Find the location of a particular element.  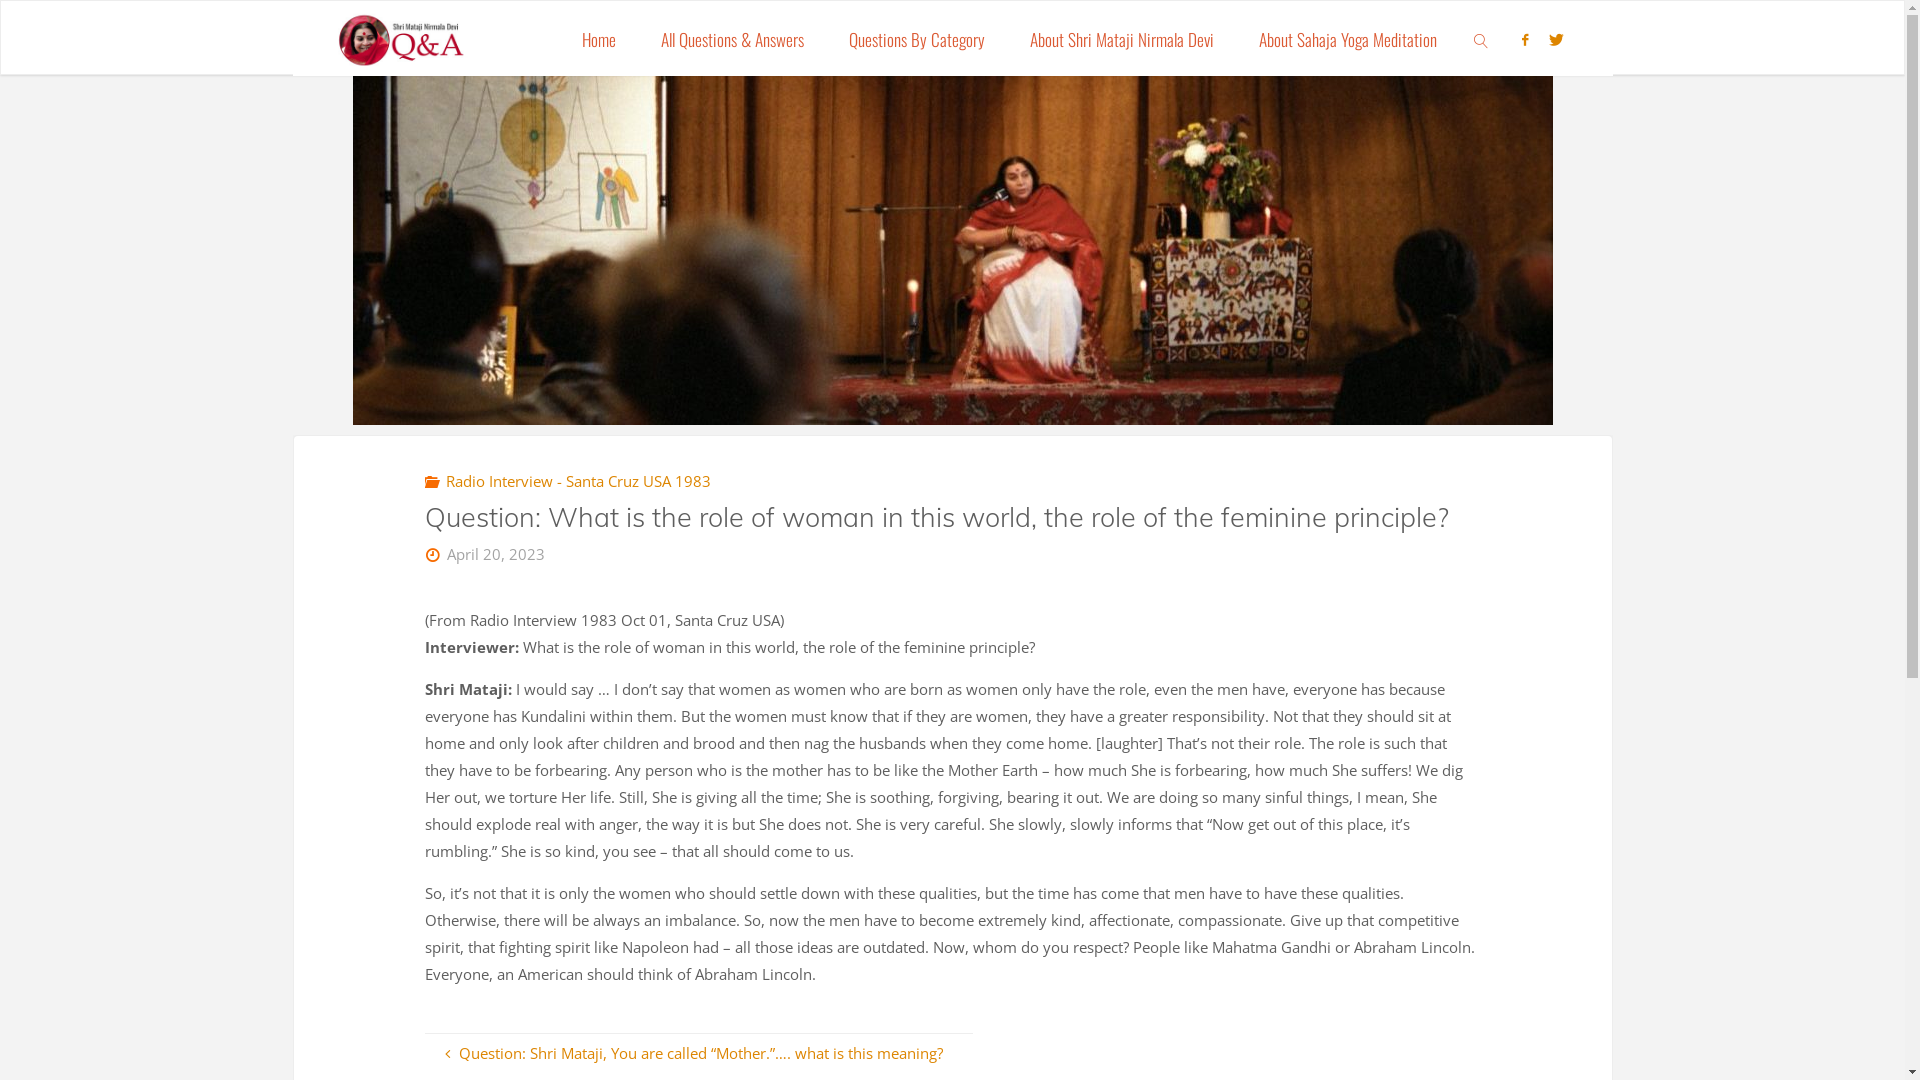

'Facebook' is located at coordinates (1523, 39).